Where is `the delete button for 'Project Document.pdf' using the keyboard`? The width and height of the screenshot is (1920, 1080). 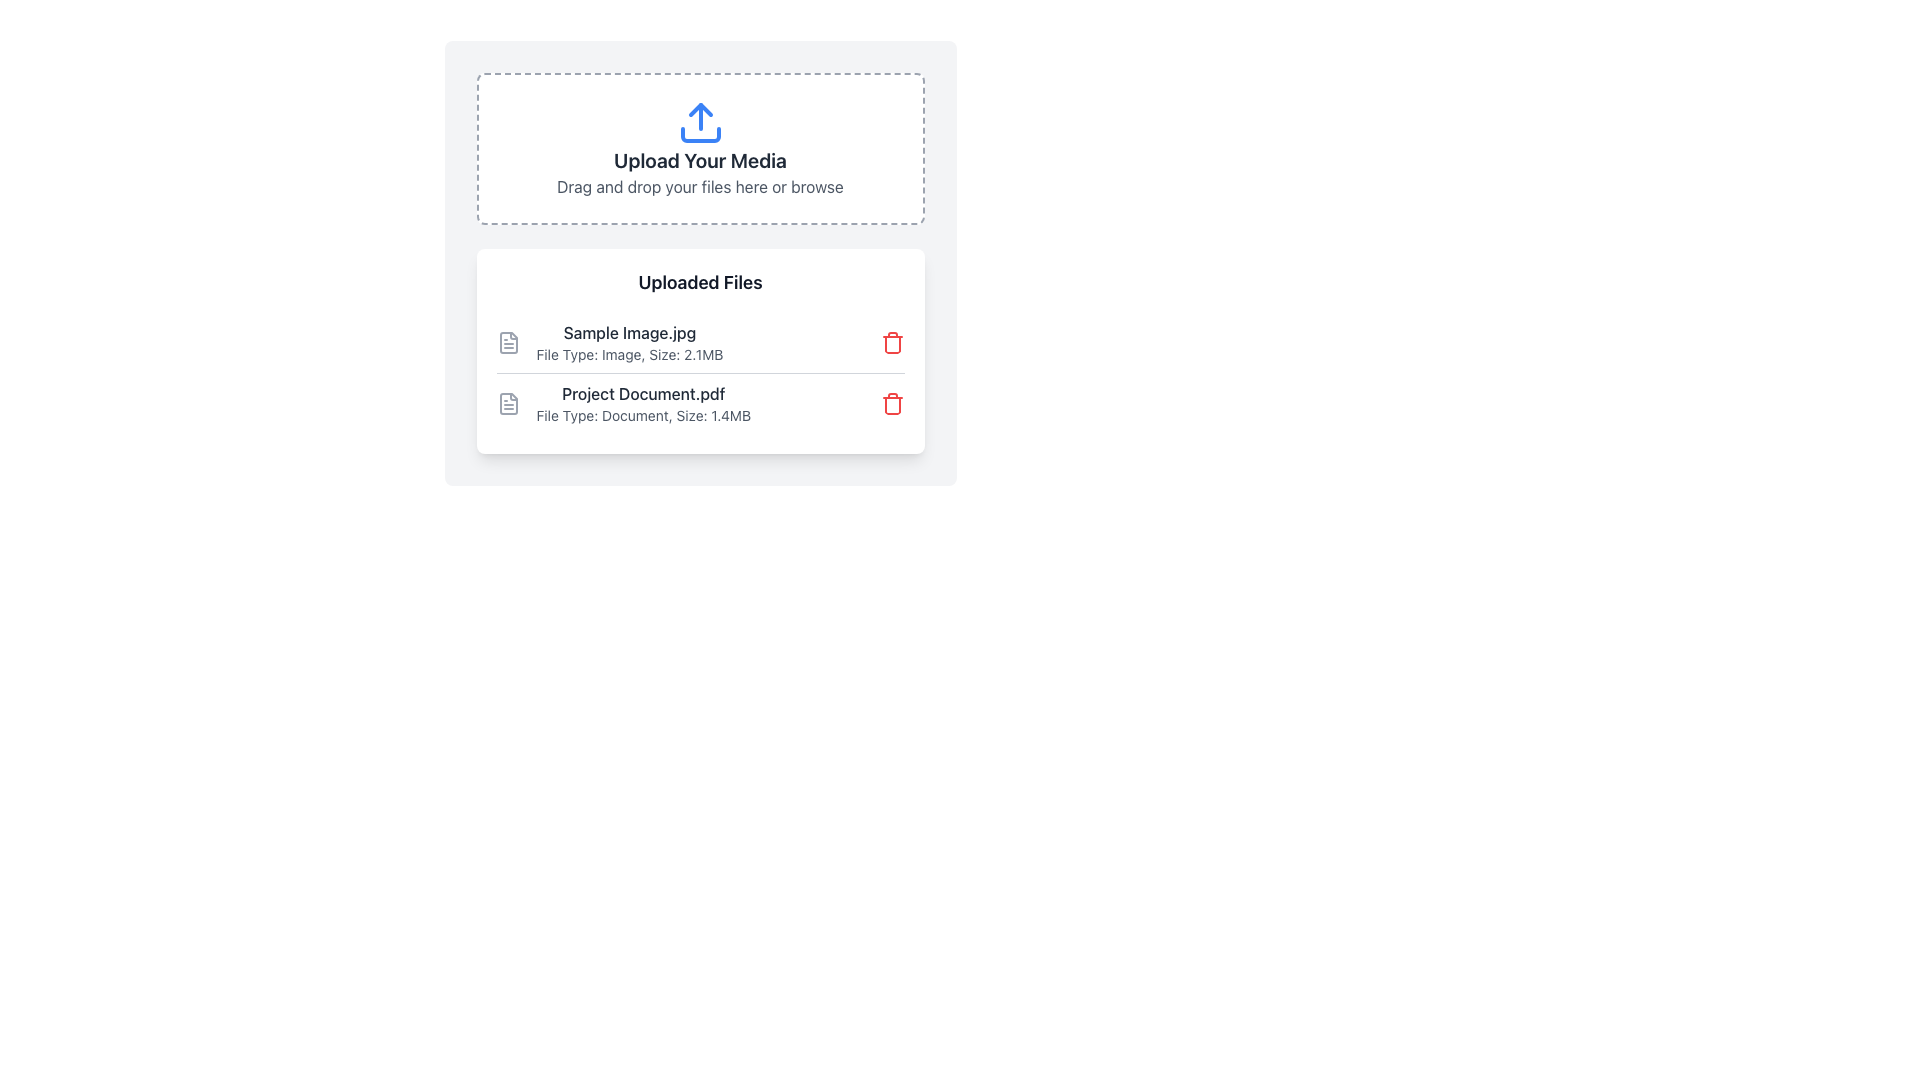 the delete button for 'Project Document.pdf' using the keyboard is located at coordinates (891, 404).